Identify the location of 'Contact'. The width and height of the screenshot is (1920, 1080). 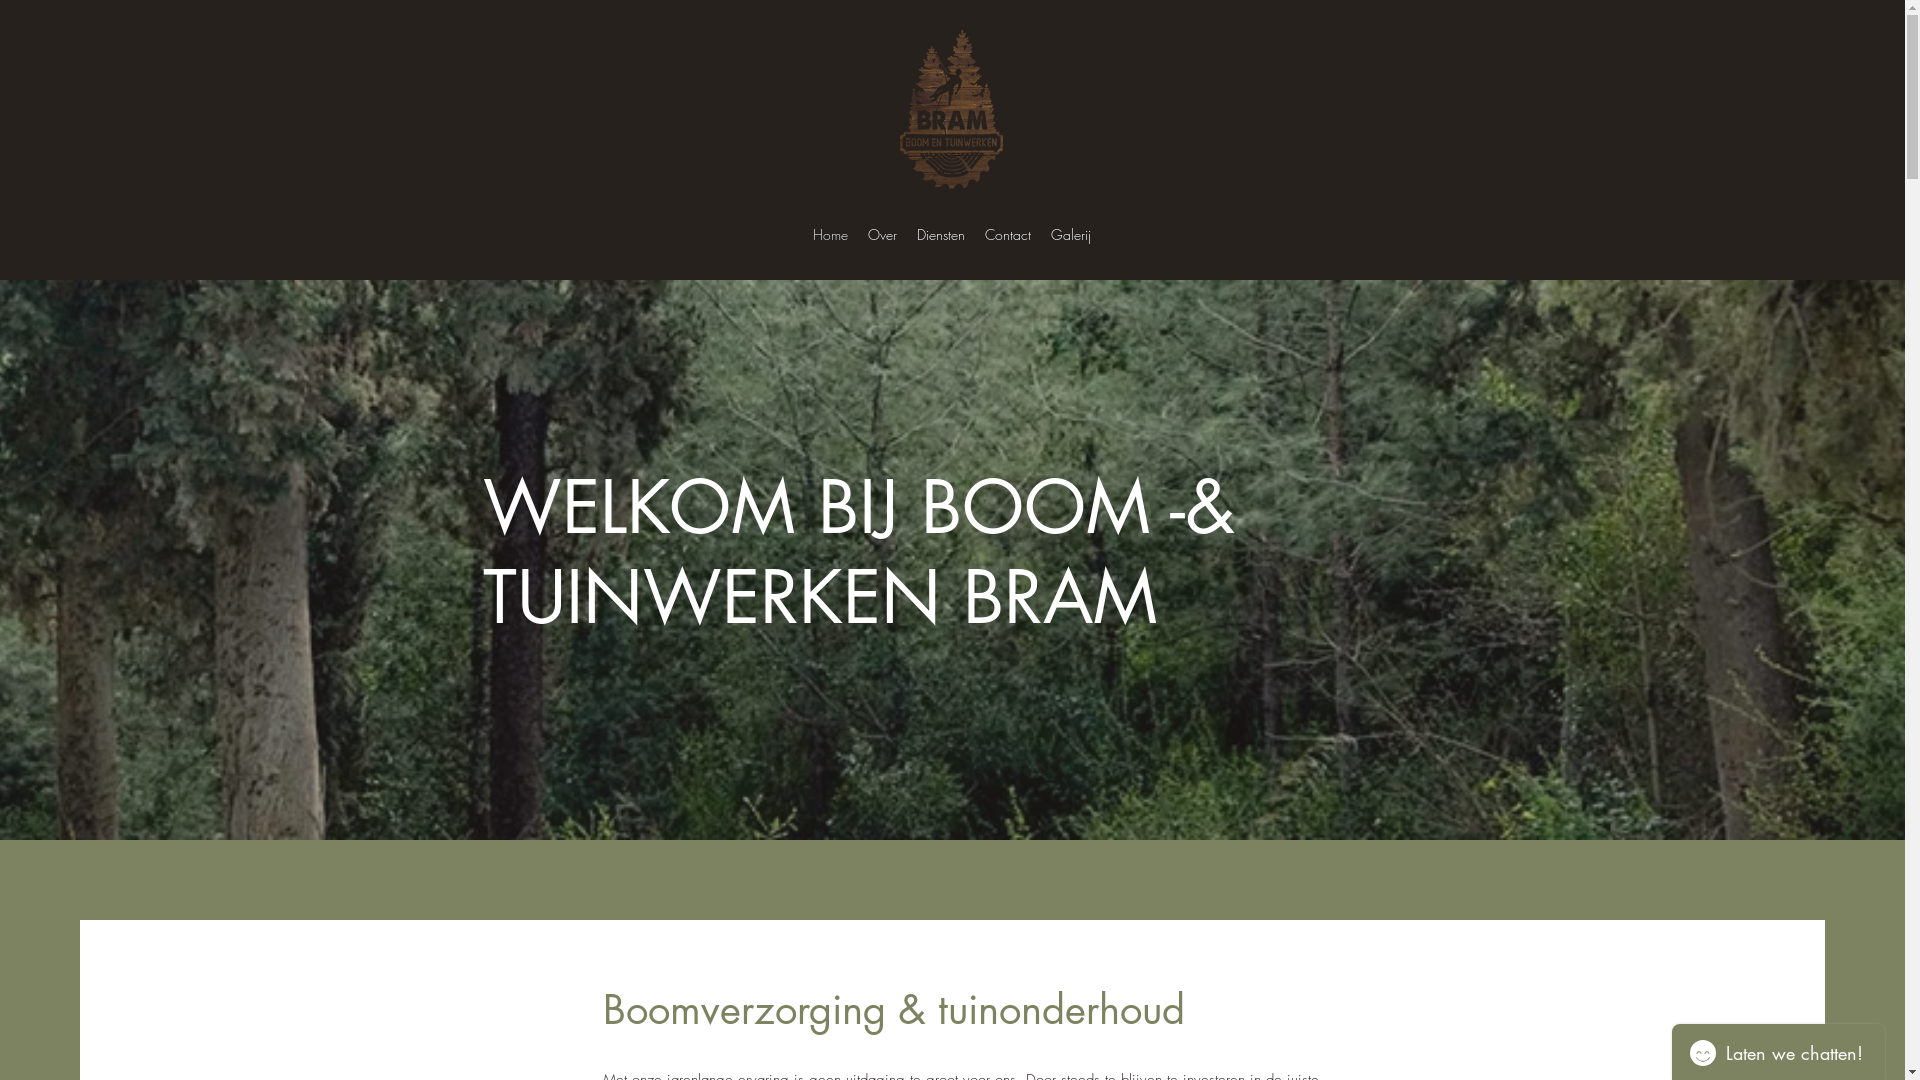
(1008, 234).